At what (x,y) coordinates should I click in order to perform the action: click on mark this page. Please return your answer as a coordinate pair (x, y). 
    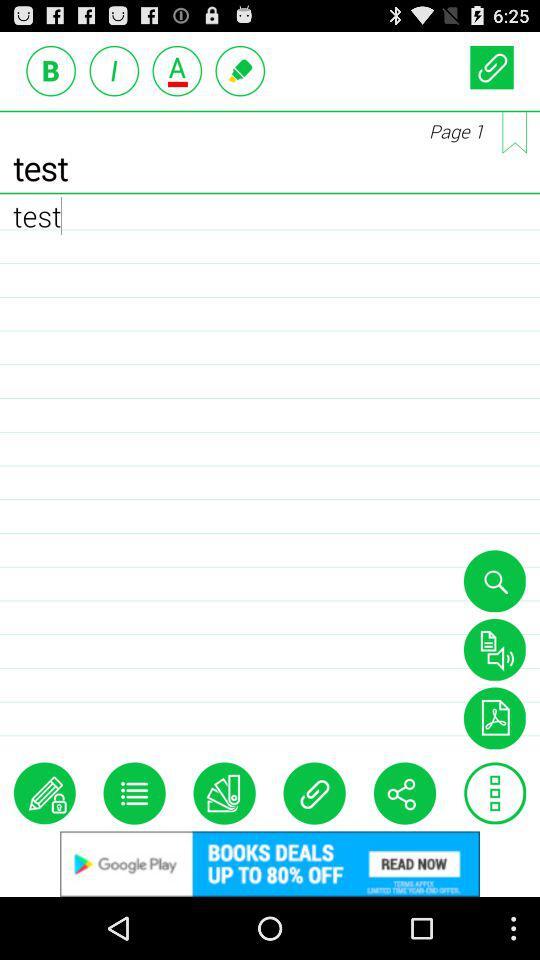
    Looking at the image, I should click on (514, 131).